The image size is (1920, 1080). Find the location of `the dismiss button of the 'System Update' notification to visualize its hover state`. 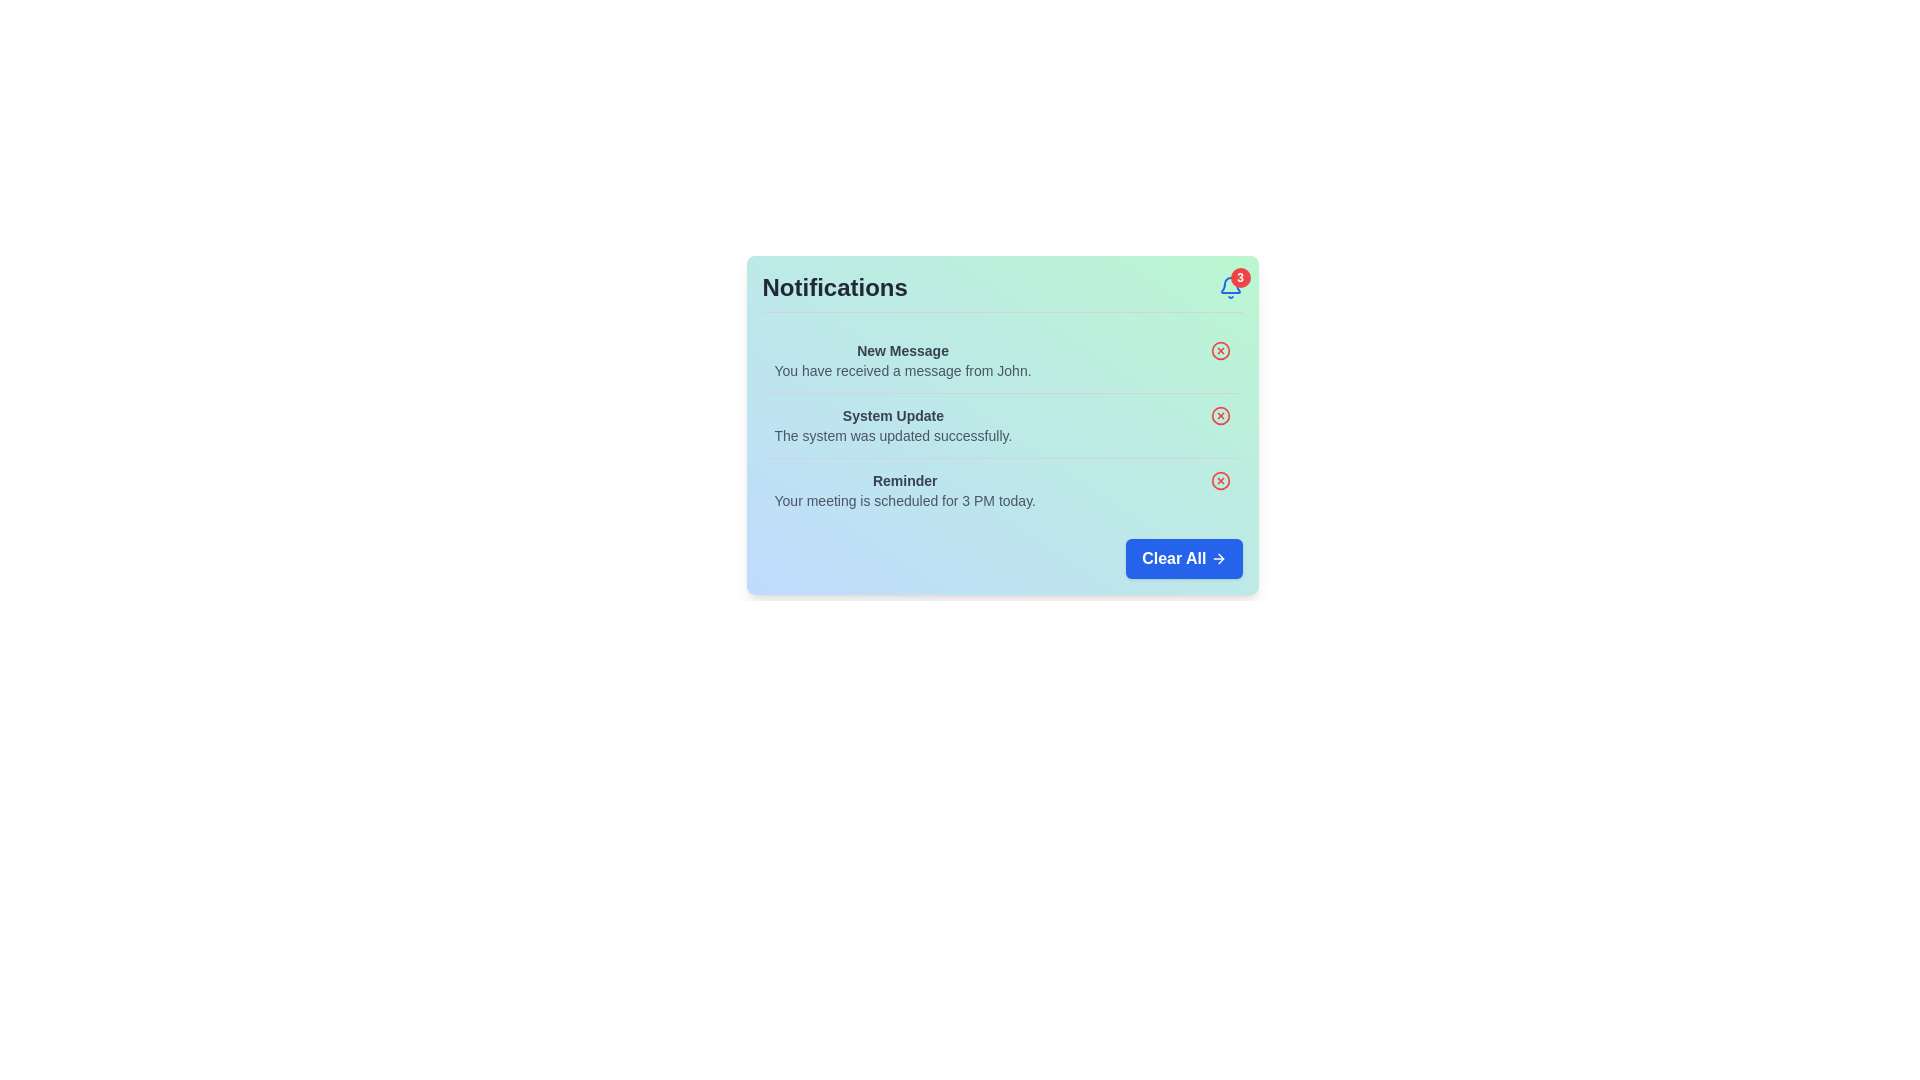

the dismiss button of the 'System Update' notification to visualize its hover state is located at coordinates (1219, 415).